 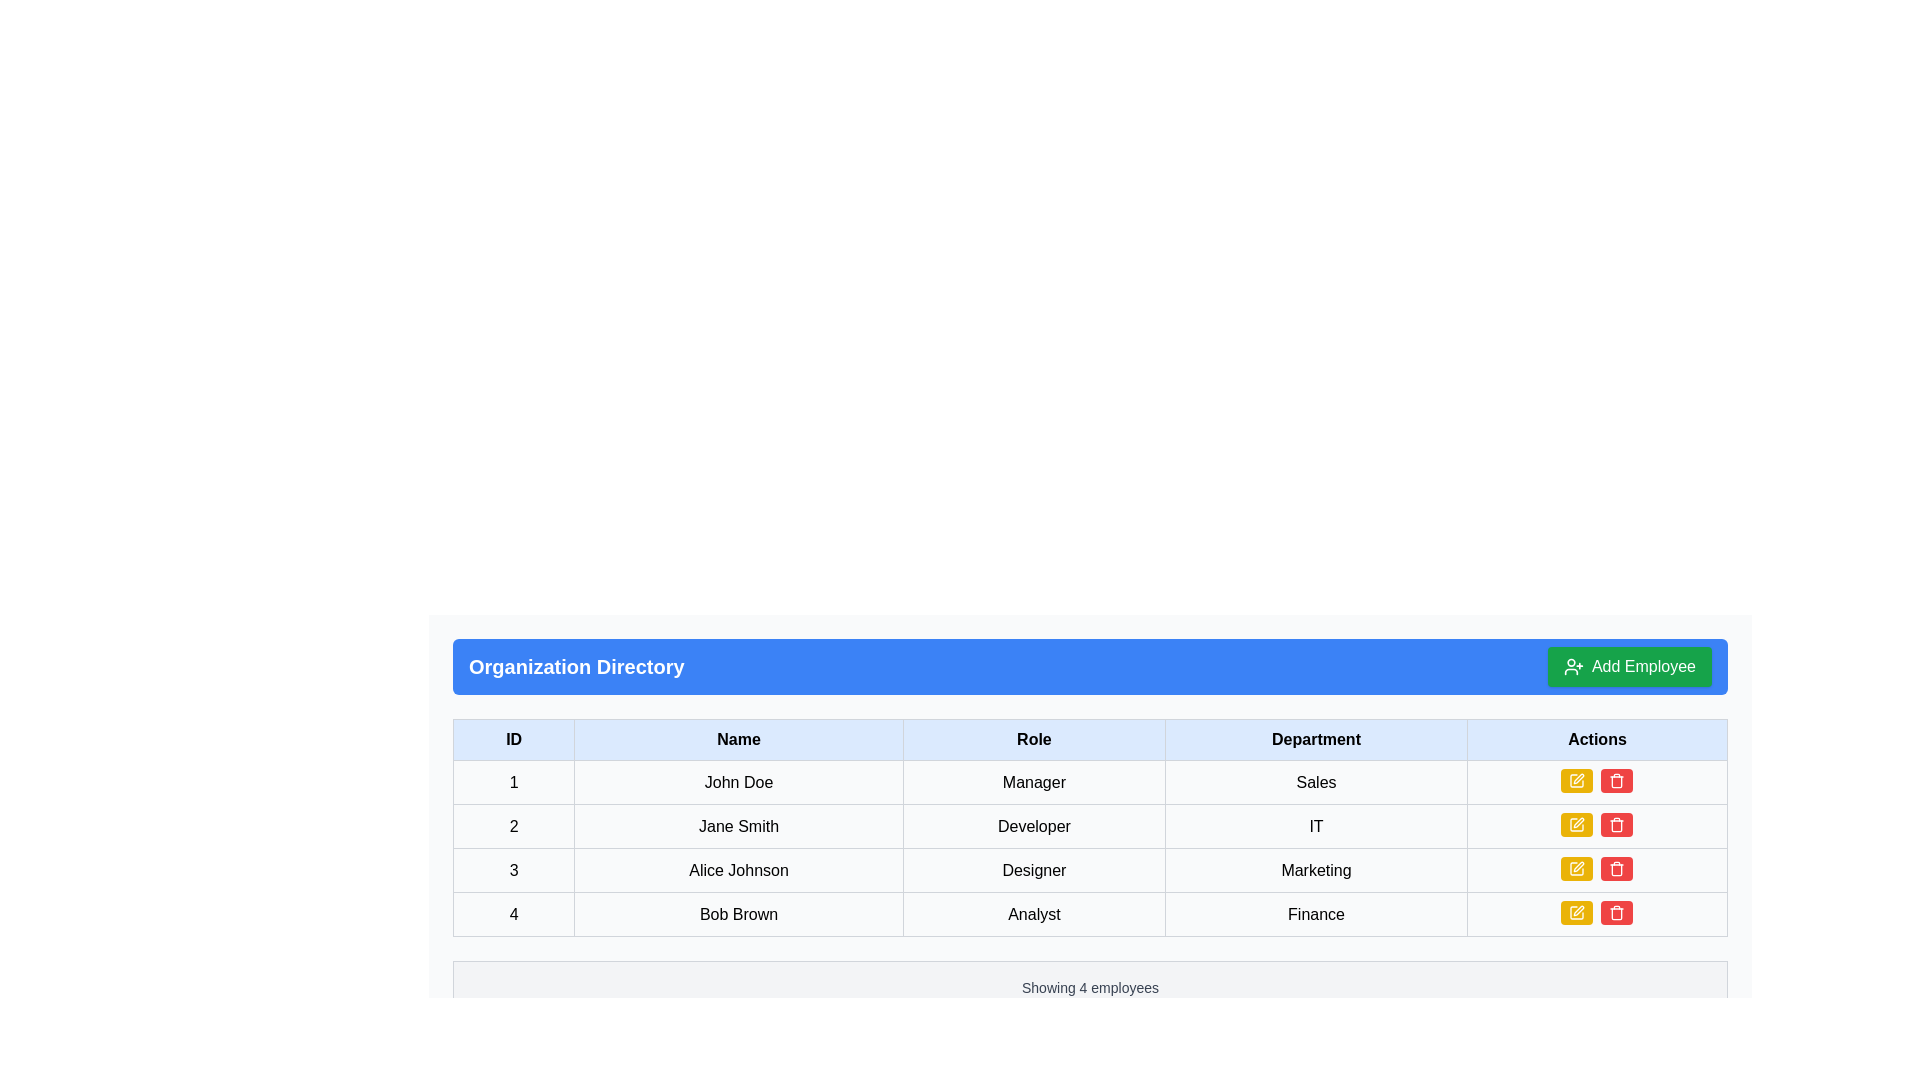 I want to click on the leftmost edit button in the 'Actions' column of the first row under the 'Organization Directory' header, so click(x=1576, y=779).